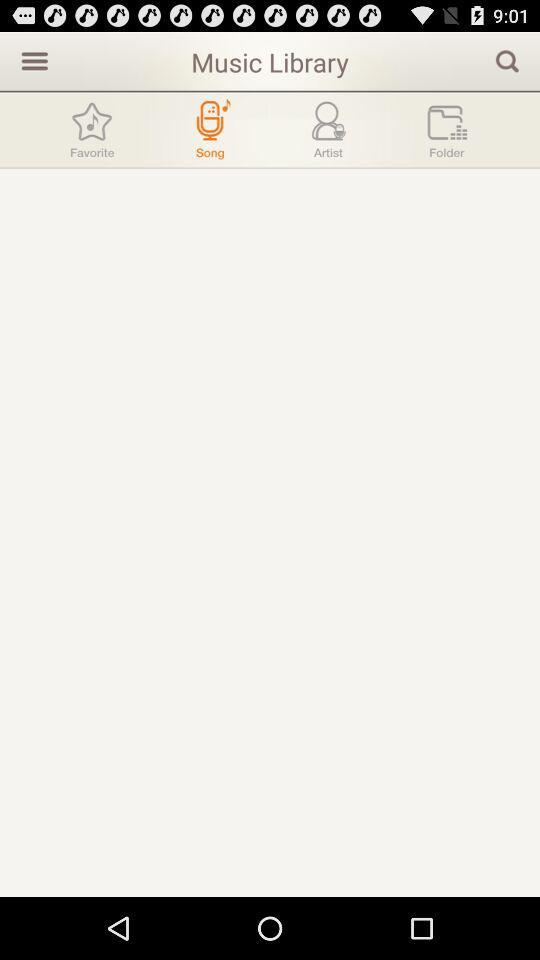 This screenshot has width=540, height=960. Describe the element at coordinates (31, 59) in the screenshot. I see `the item to the left of music library icon` at that location.